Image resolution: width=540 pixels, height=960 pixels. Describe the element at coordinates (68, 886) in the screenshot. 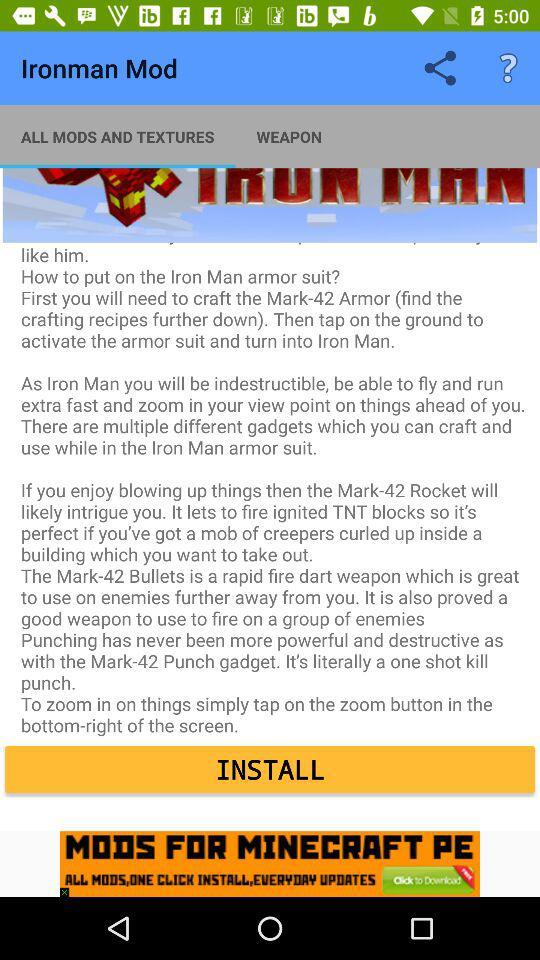

I see `icon below the install` at that location.